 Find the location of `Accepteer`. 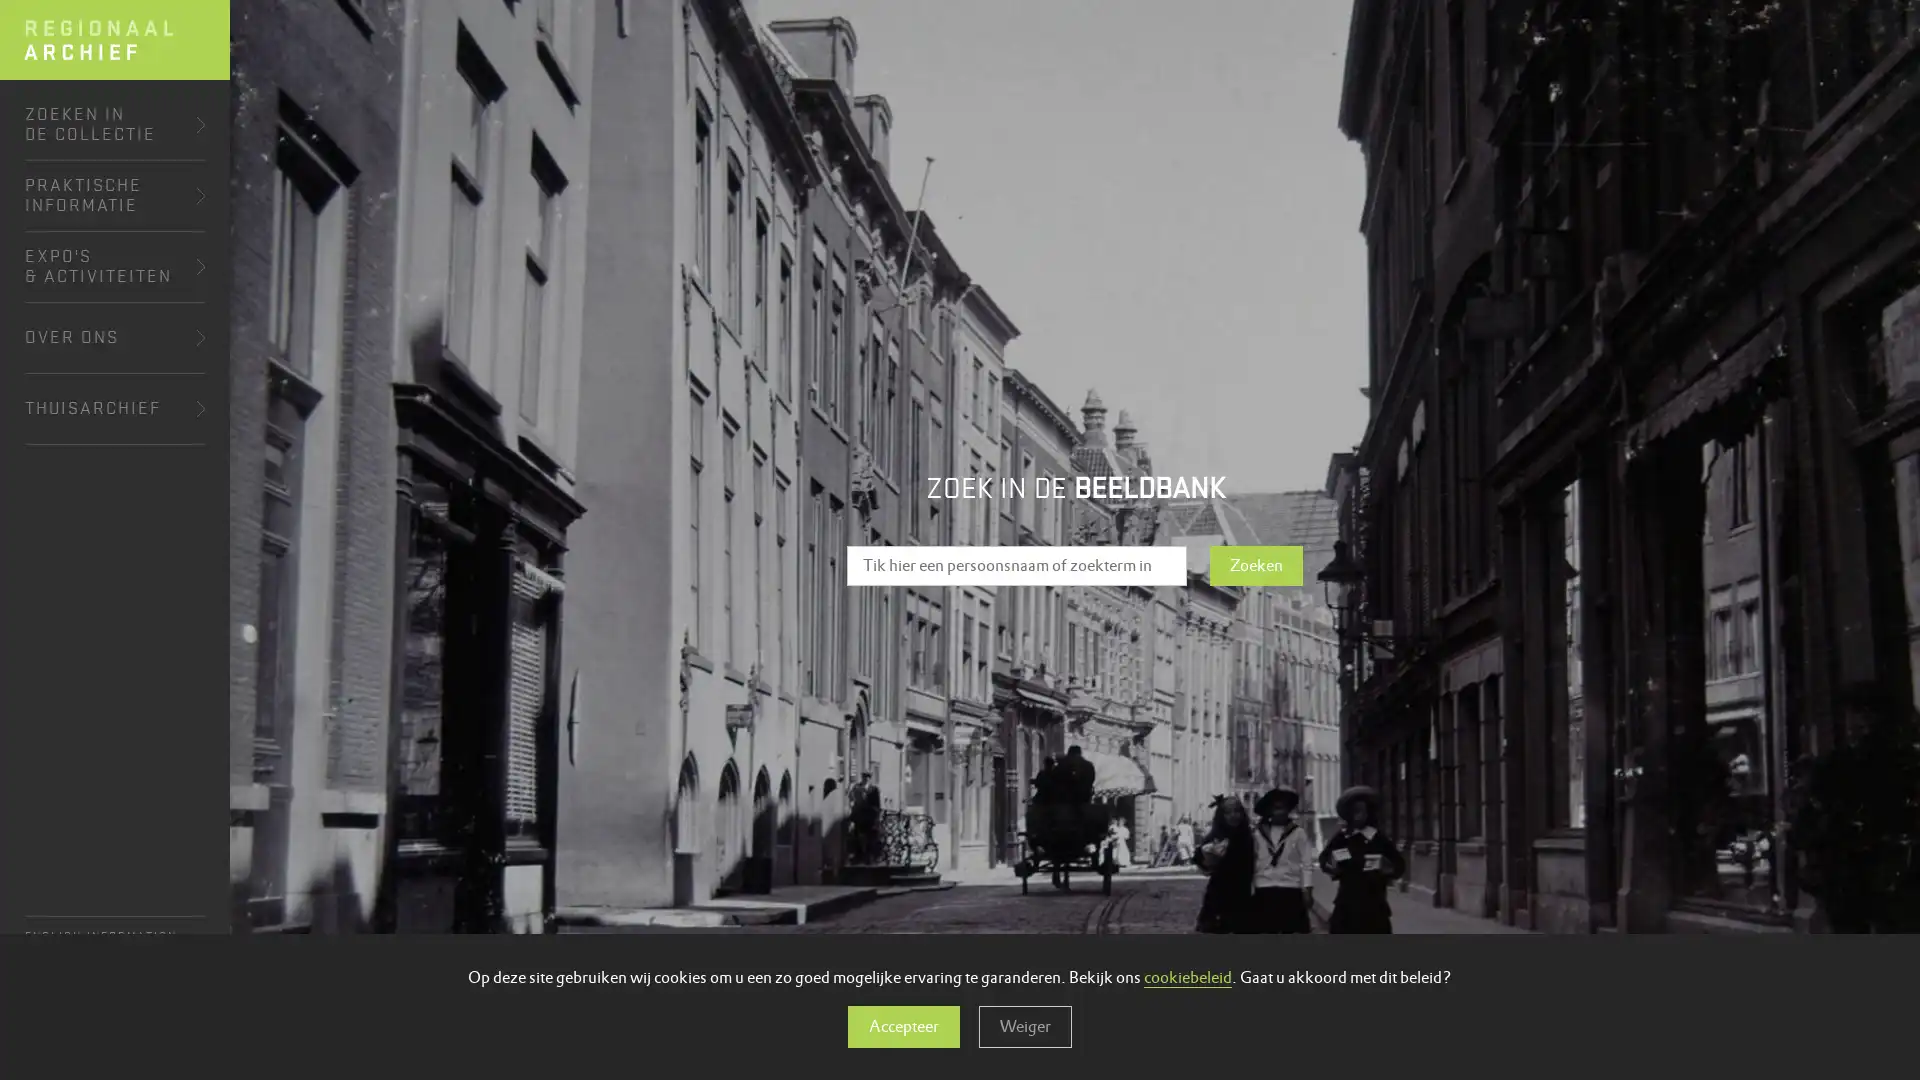

Accepteer is located at coordinates (902, 1026).